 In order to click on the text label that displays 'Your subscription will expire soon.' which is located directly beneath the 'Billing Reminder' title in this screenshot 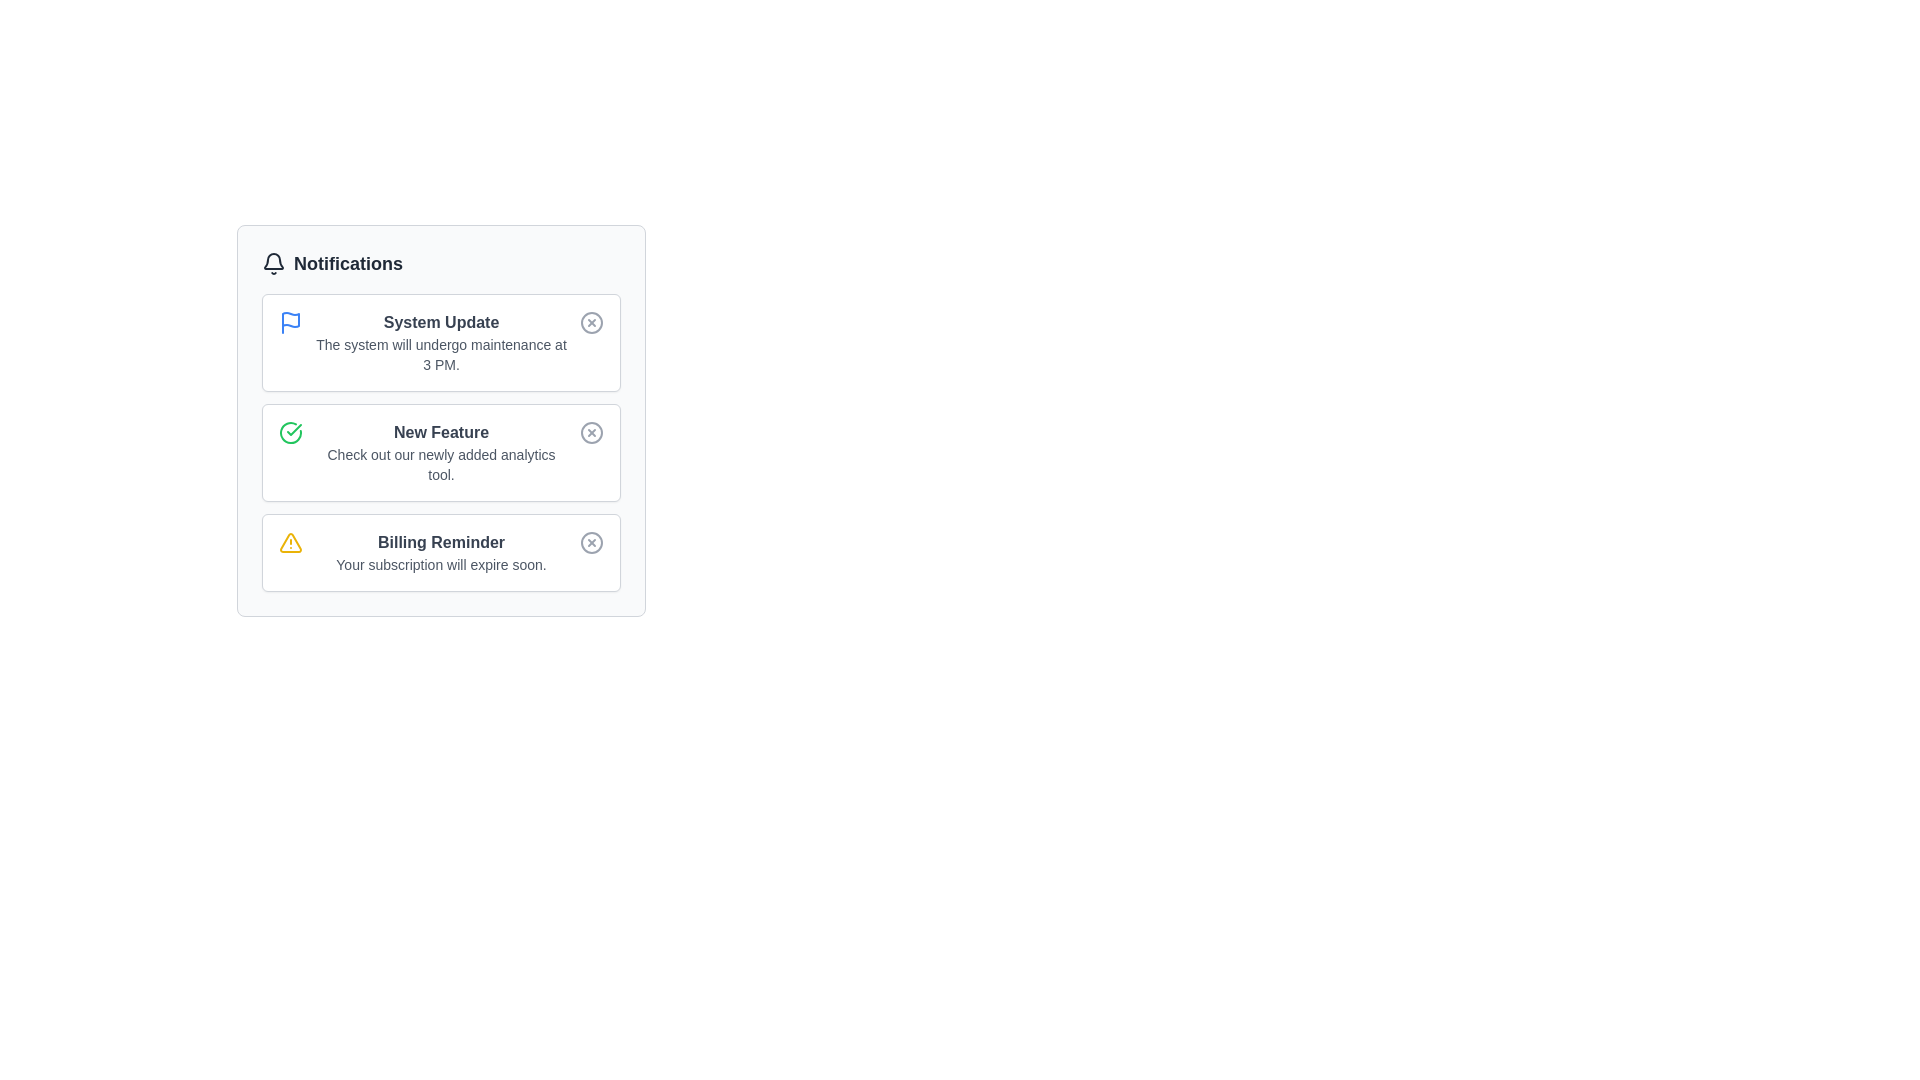, I will do `click(440, 564)`.